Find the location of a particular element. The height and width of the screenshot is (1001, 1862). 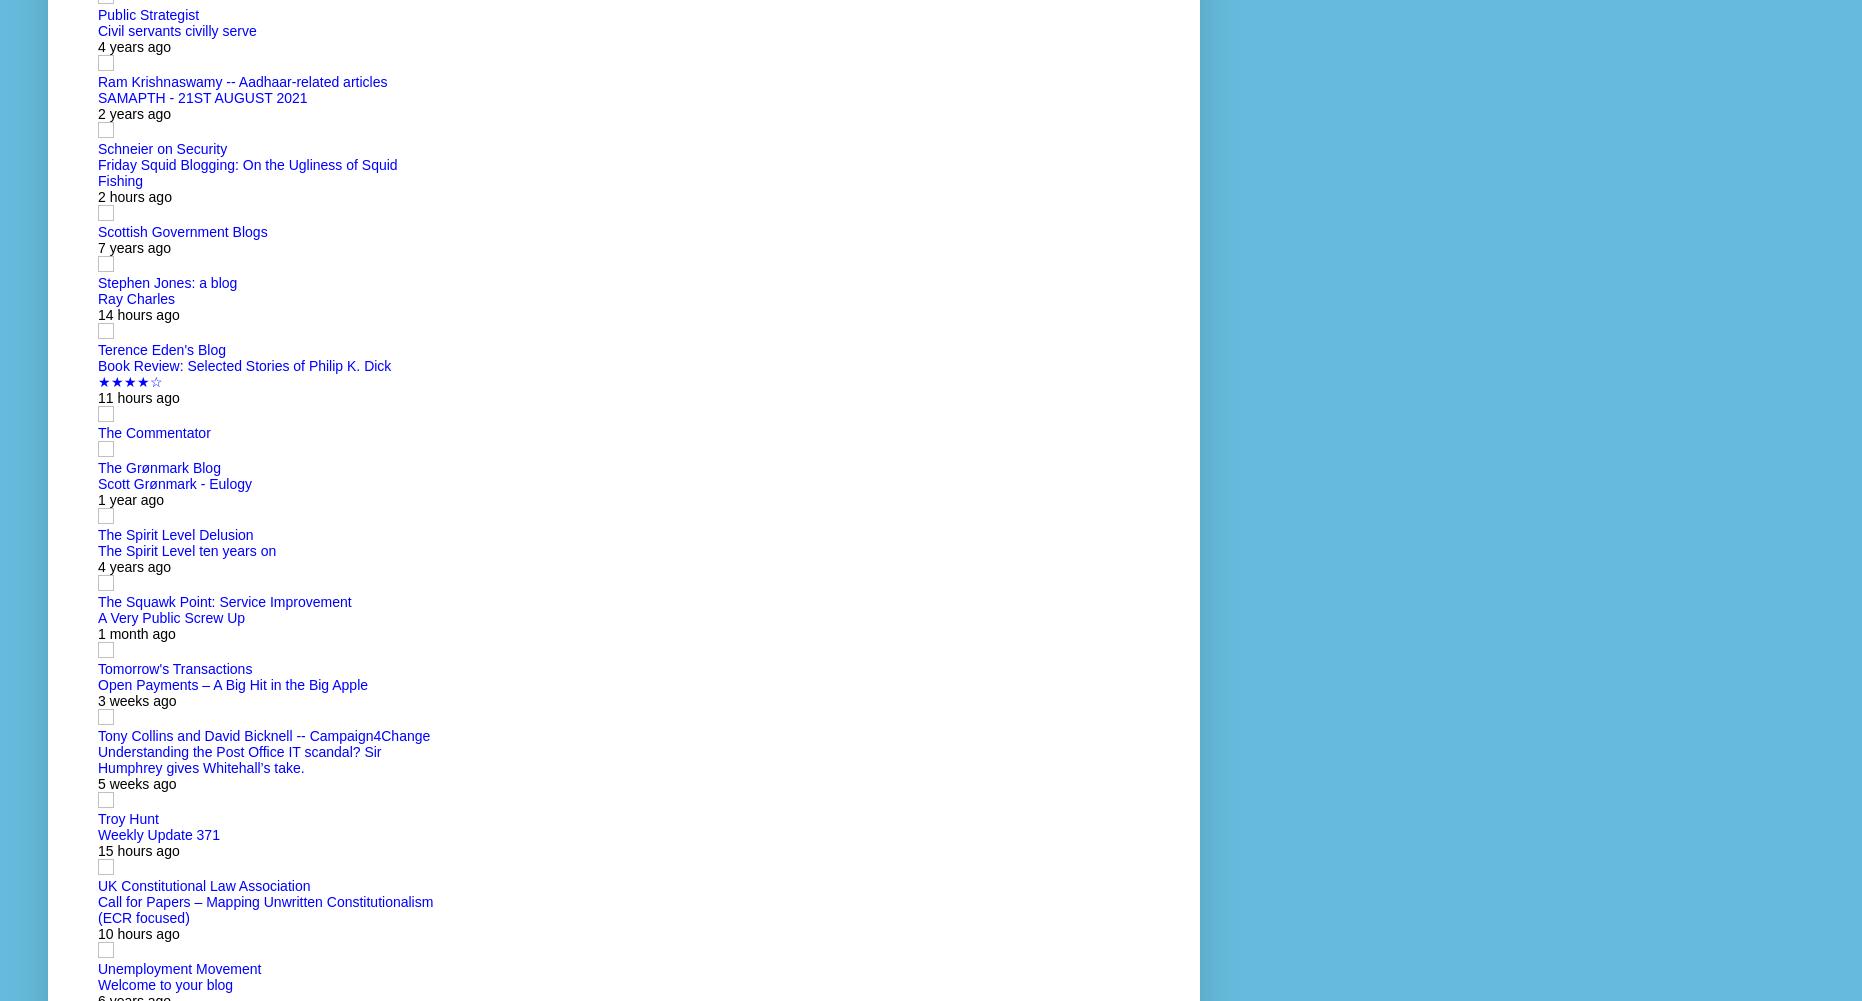

'11 hours ago' is located at coordinates (137, 396).